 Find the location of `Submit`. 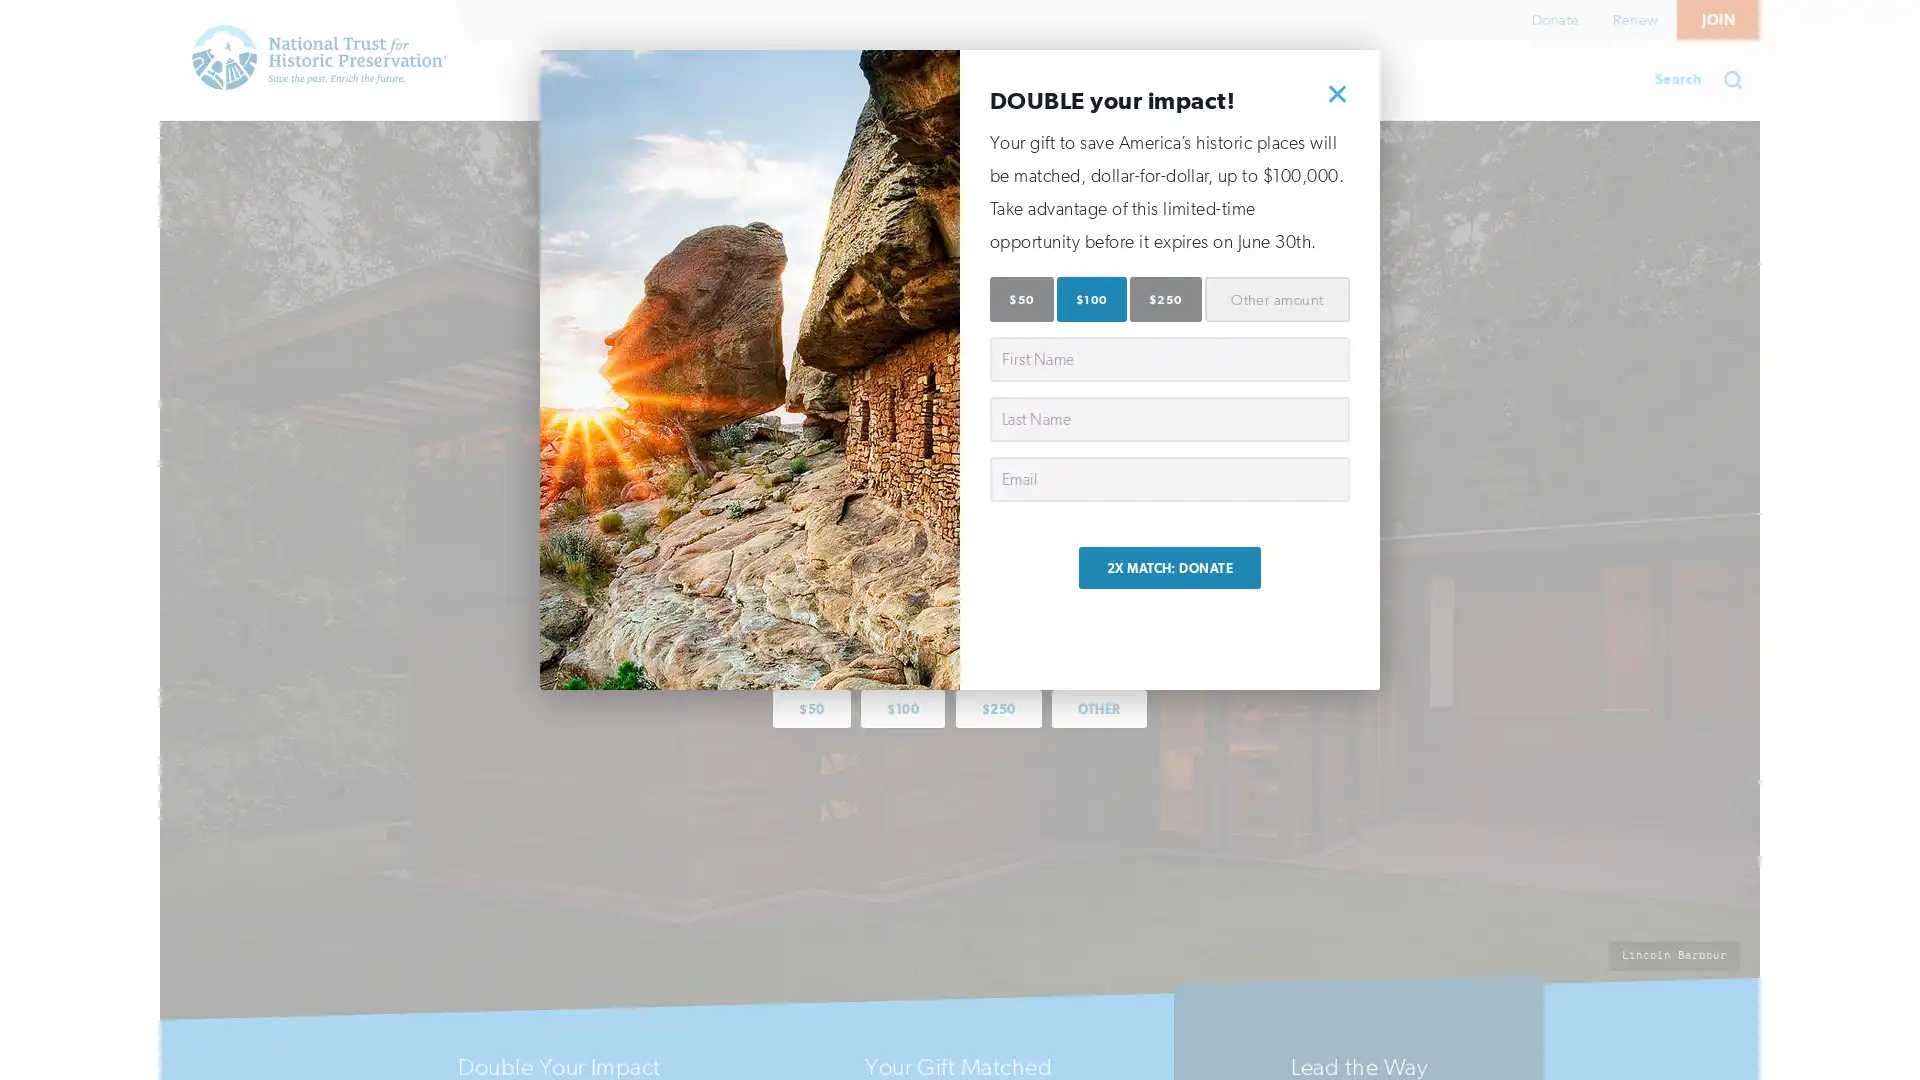

Submit is located at coordinates (1738, 79).